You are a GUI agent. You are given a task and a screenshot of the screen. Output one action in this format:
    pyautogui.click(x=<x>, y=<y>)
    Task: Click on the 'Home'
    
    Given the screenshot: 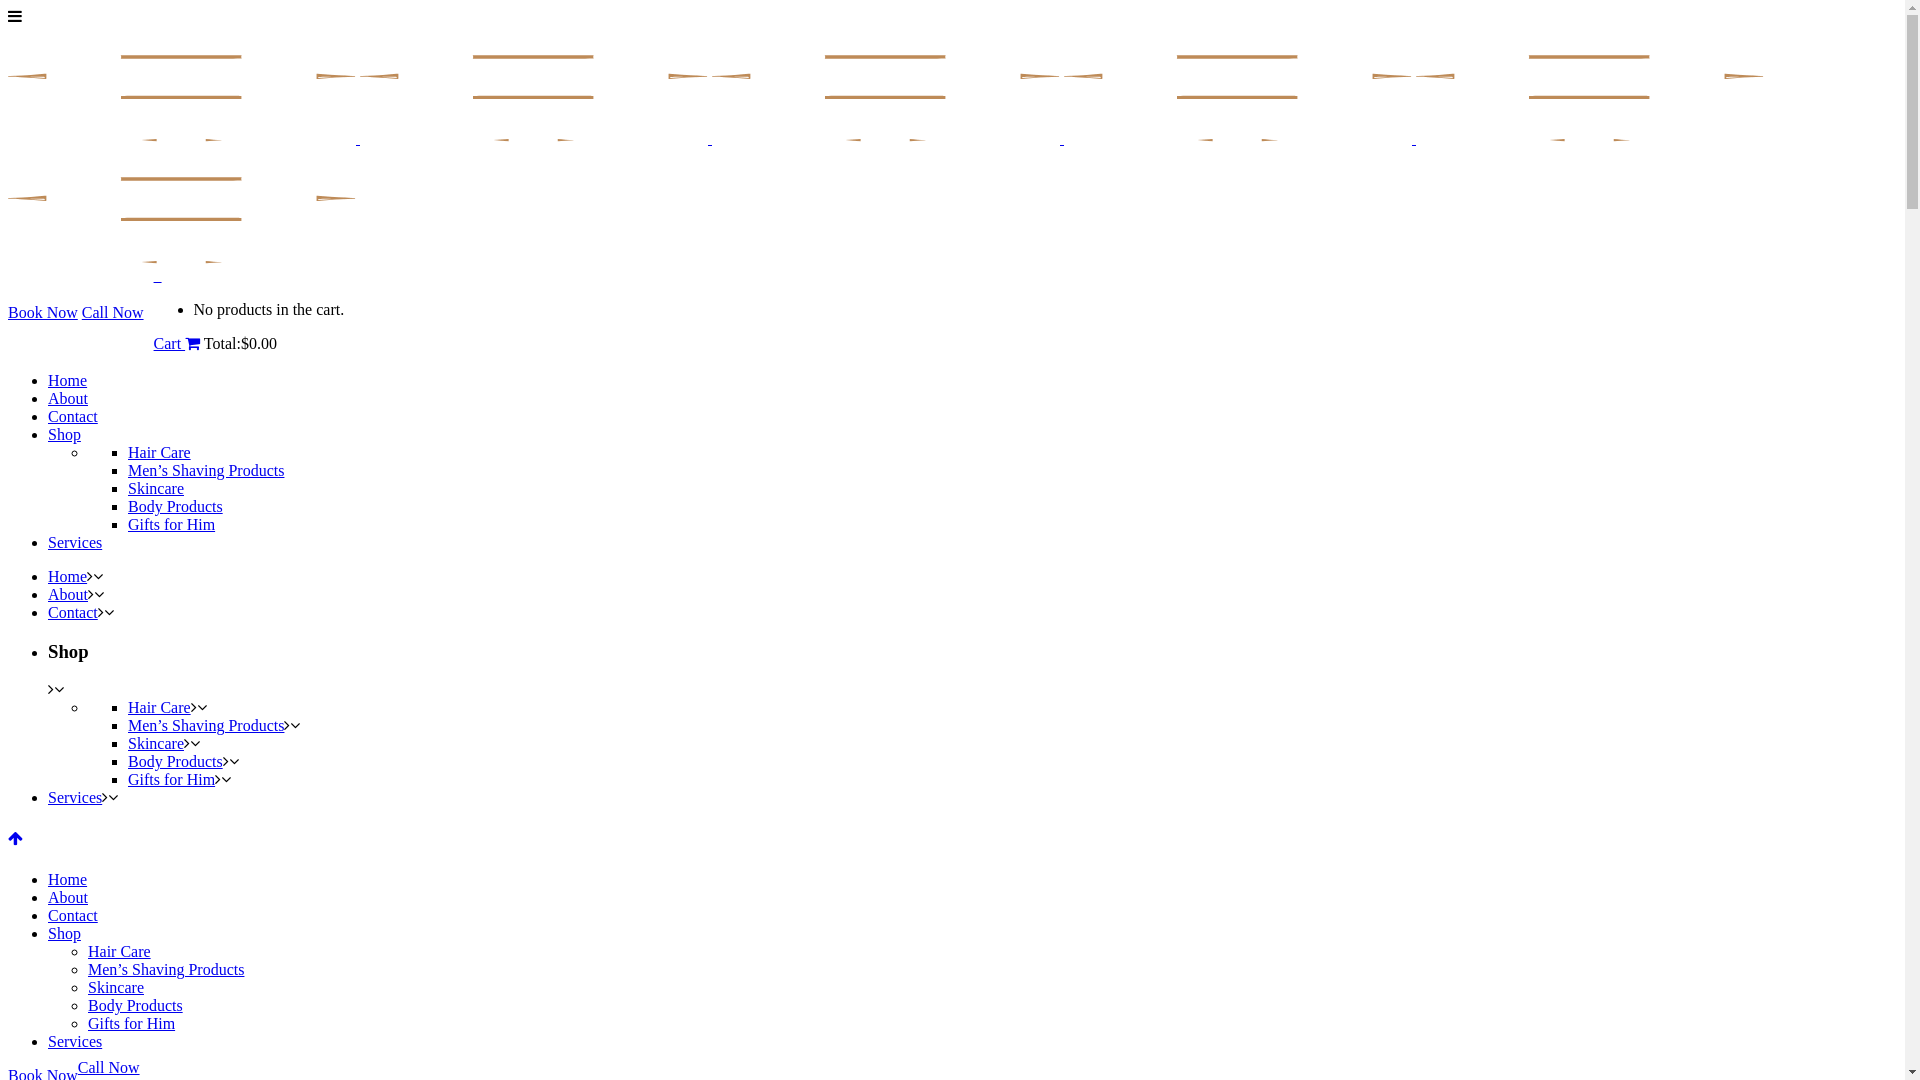 What is the action you would take?
    pyautogui.click(x=67, y=576)
    